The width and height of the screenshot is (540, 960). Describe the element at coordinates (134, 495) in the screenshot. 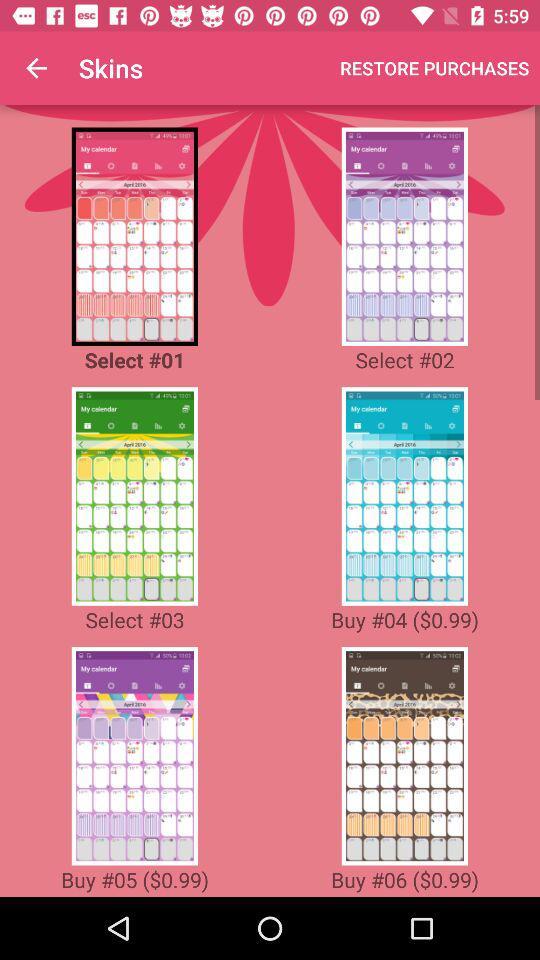

I see `calendar layout` at that location.